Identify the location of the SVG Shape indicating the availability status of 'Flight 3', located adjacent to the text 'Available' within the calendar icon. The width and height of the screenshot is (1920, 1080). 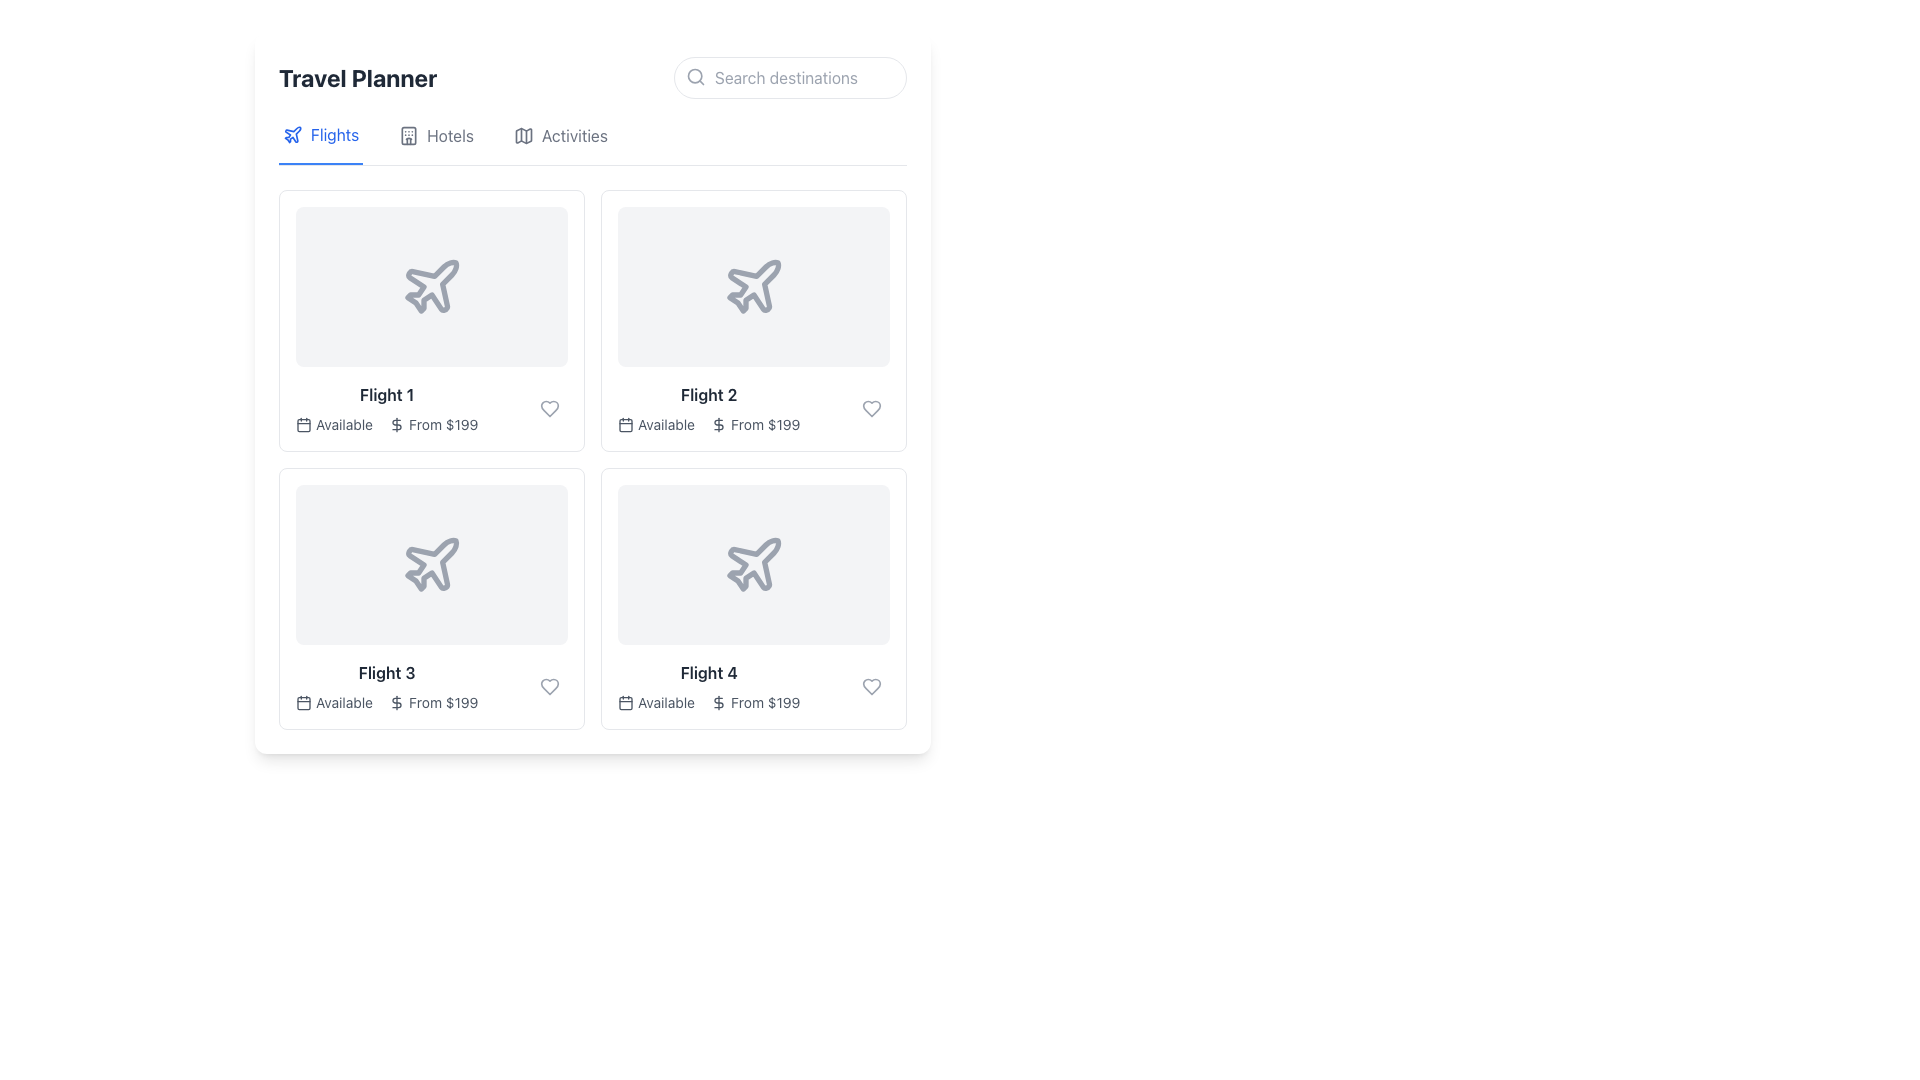
(302, 701).